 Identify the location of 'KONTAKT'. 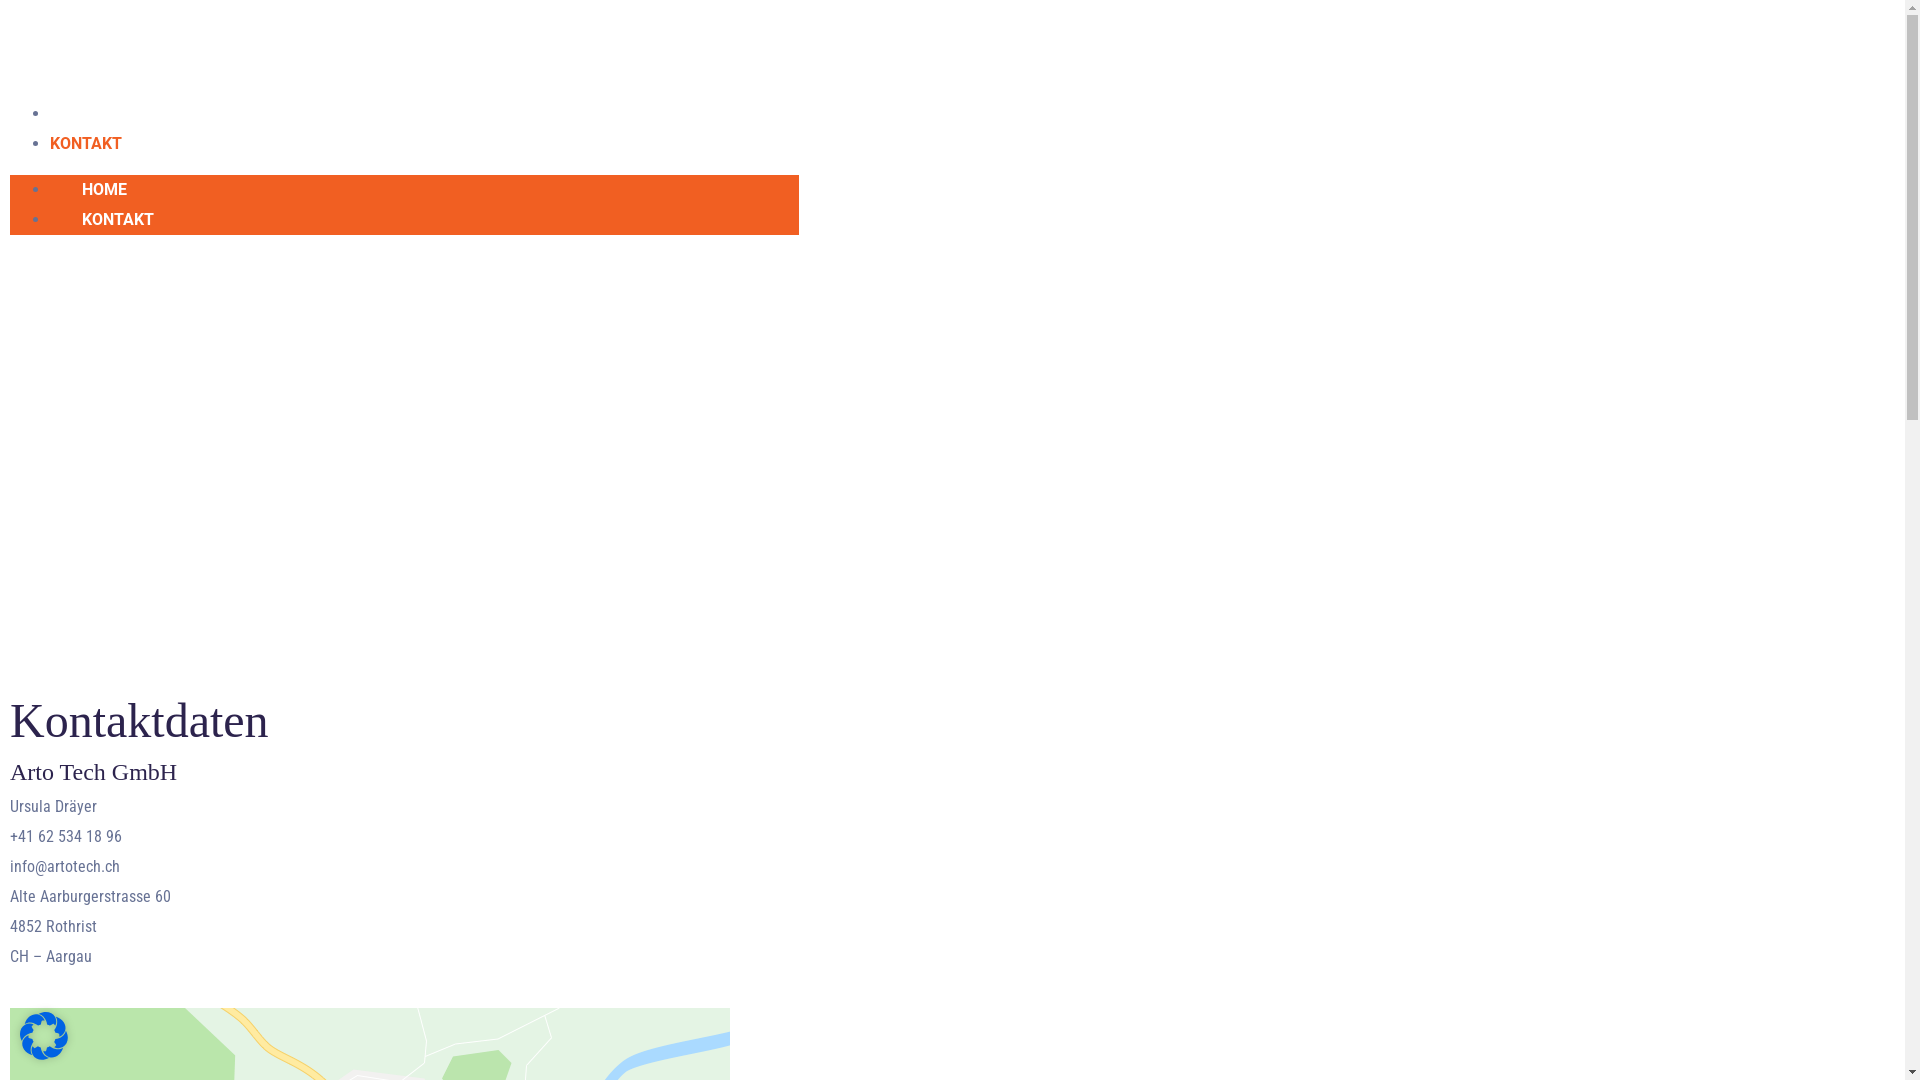
(85, 142).